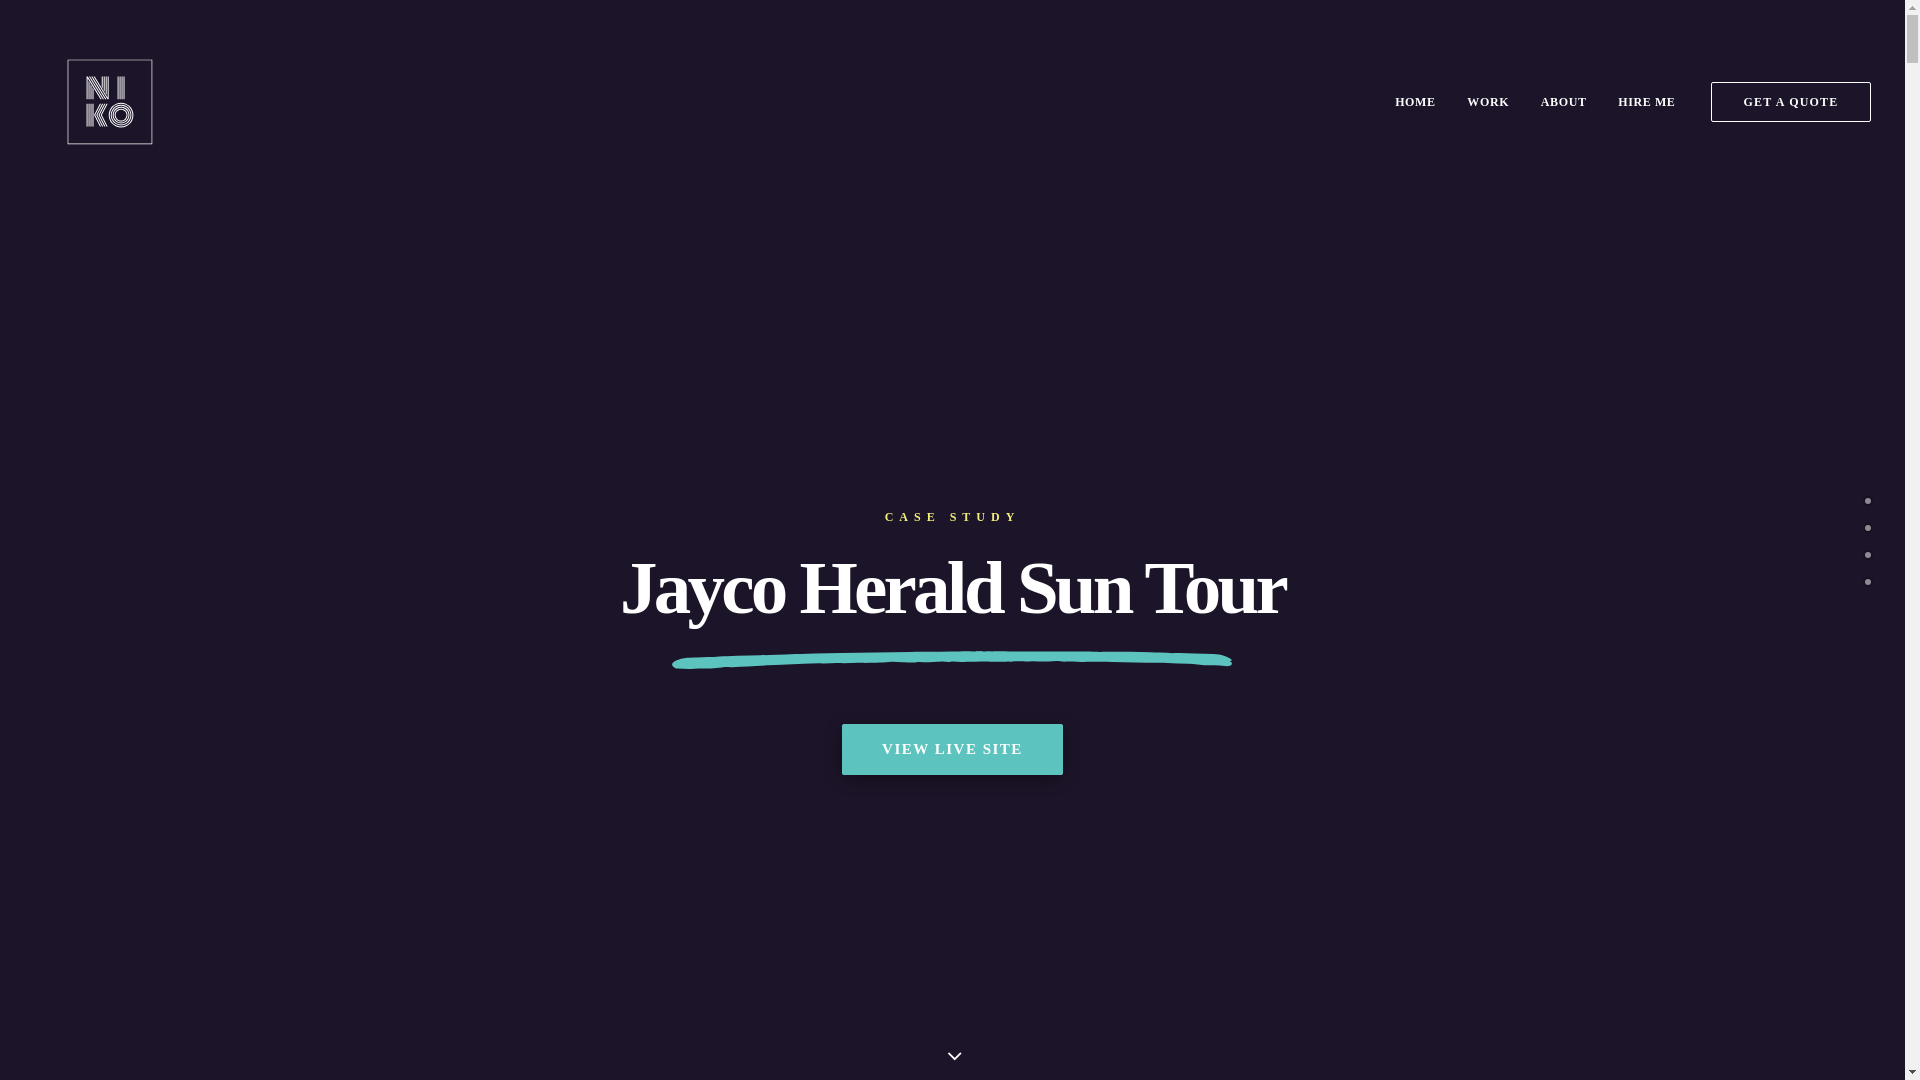 This screenshot has height=1080, width=1920. I want to click on 'HOME', so click(1414, 101).